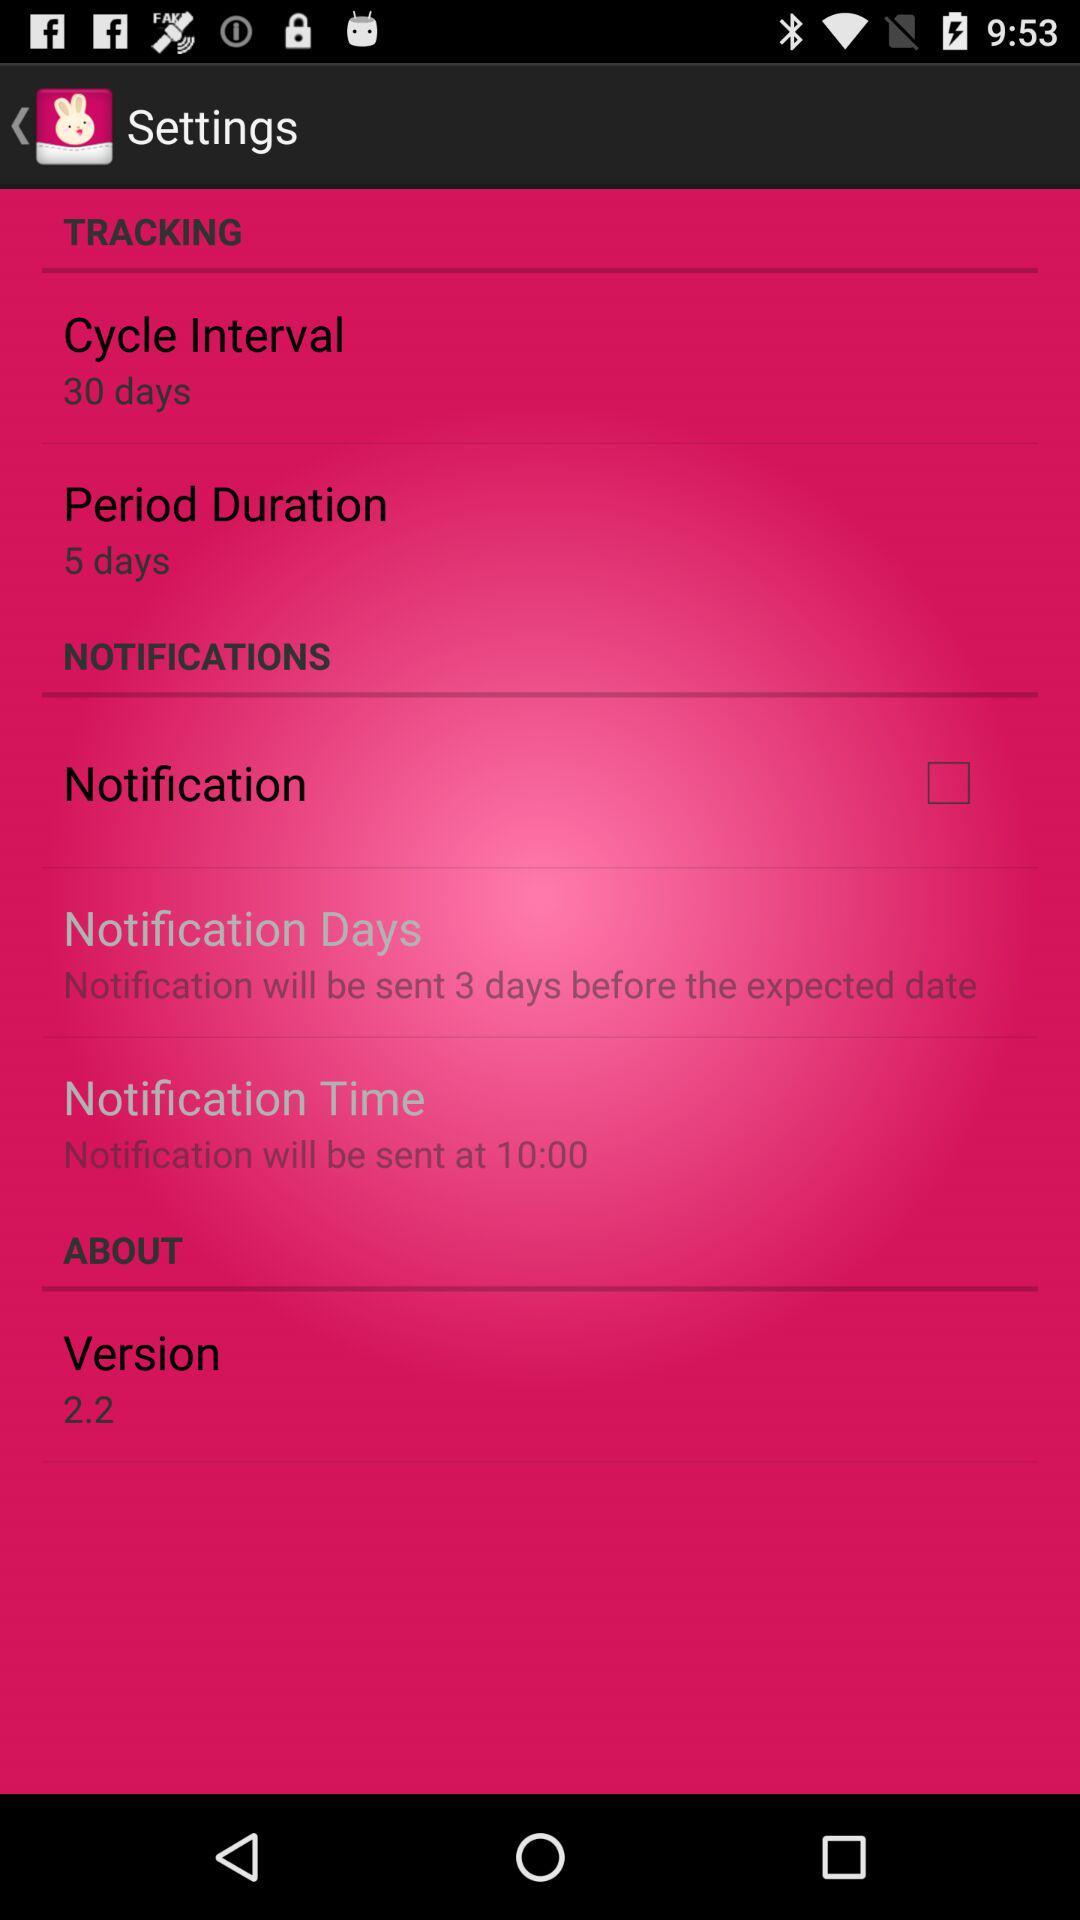 The height and width of the screenshot is (1920, 1080). What do you see at coordinates (540, 1248) in the screenshot?
I see `the item above the version icon` at bounding box center [540, 1248].